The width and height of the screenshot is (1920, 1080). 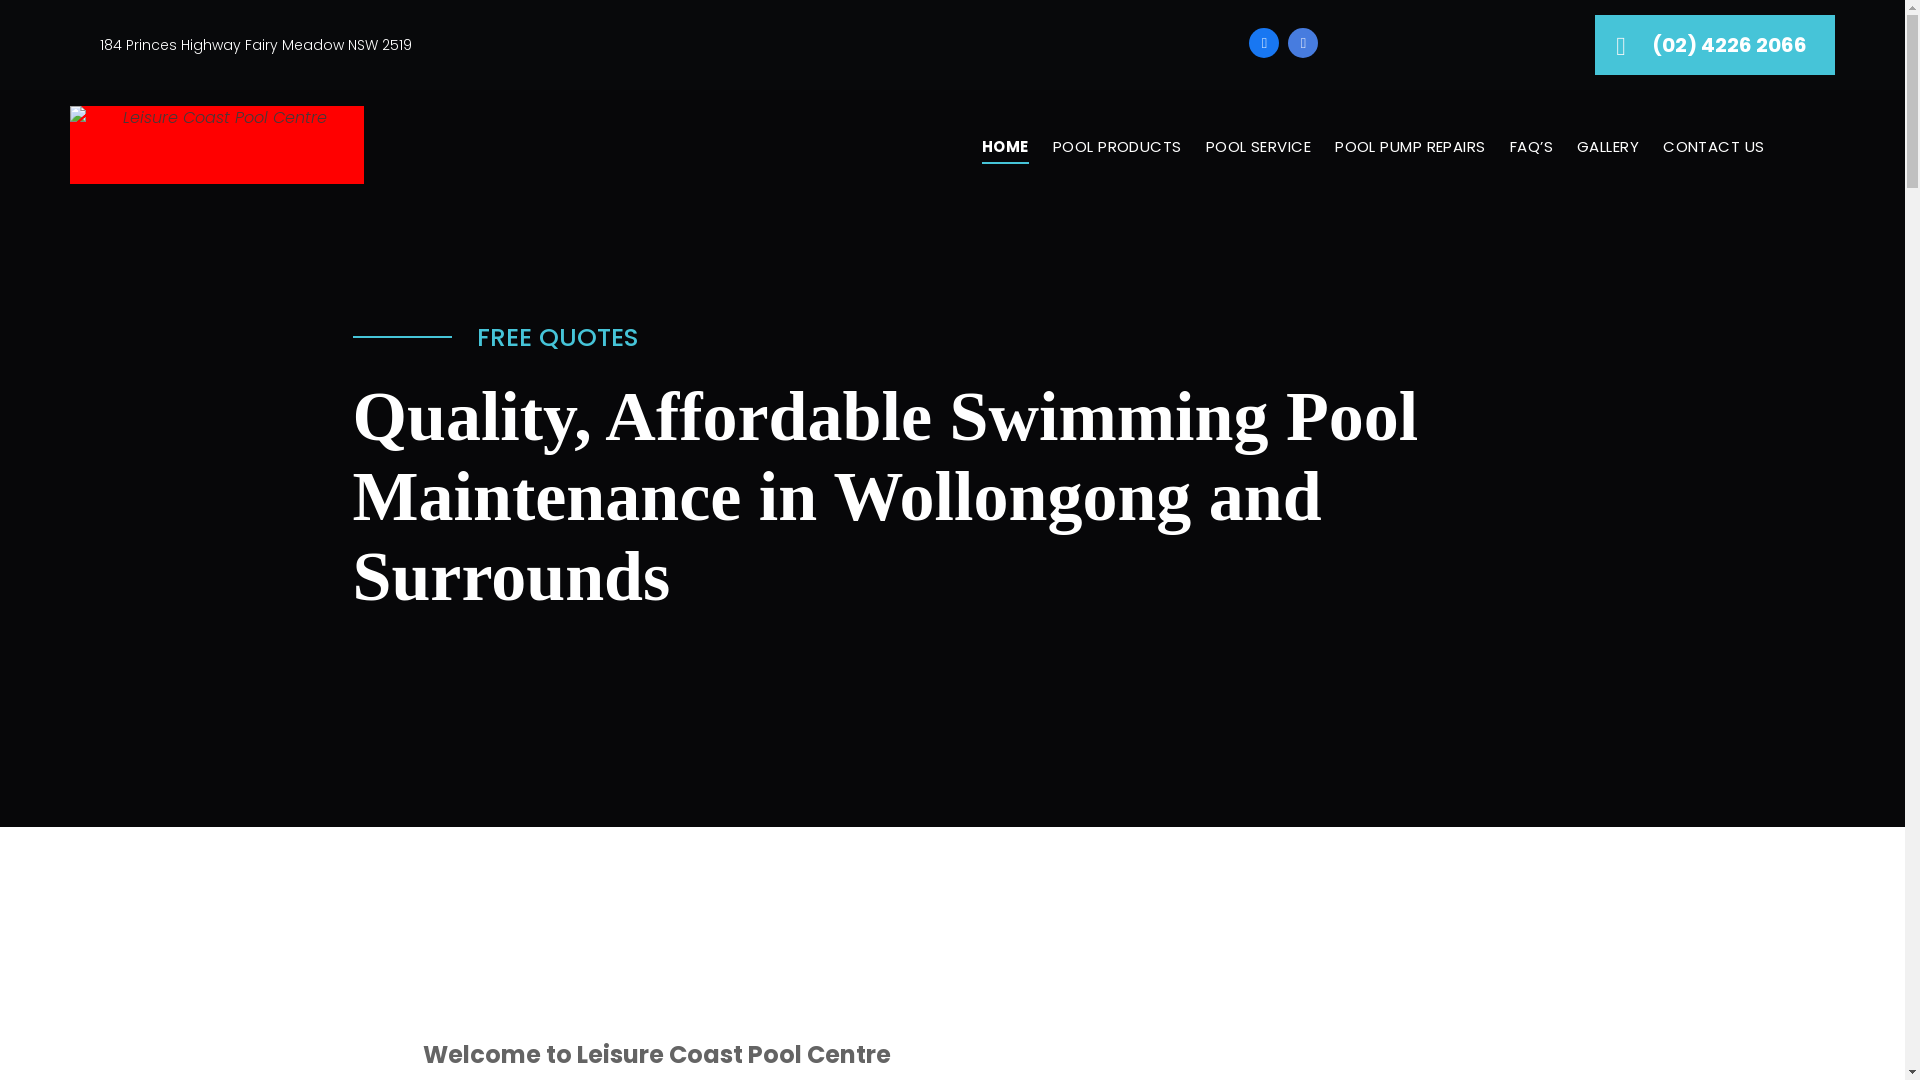 What do you see at coordinates (969, 146) in the screenshot?
I see `'HOME'` at bounding box center [969, 146].